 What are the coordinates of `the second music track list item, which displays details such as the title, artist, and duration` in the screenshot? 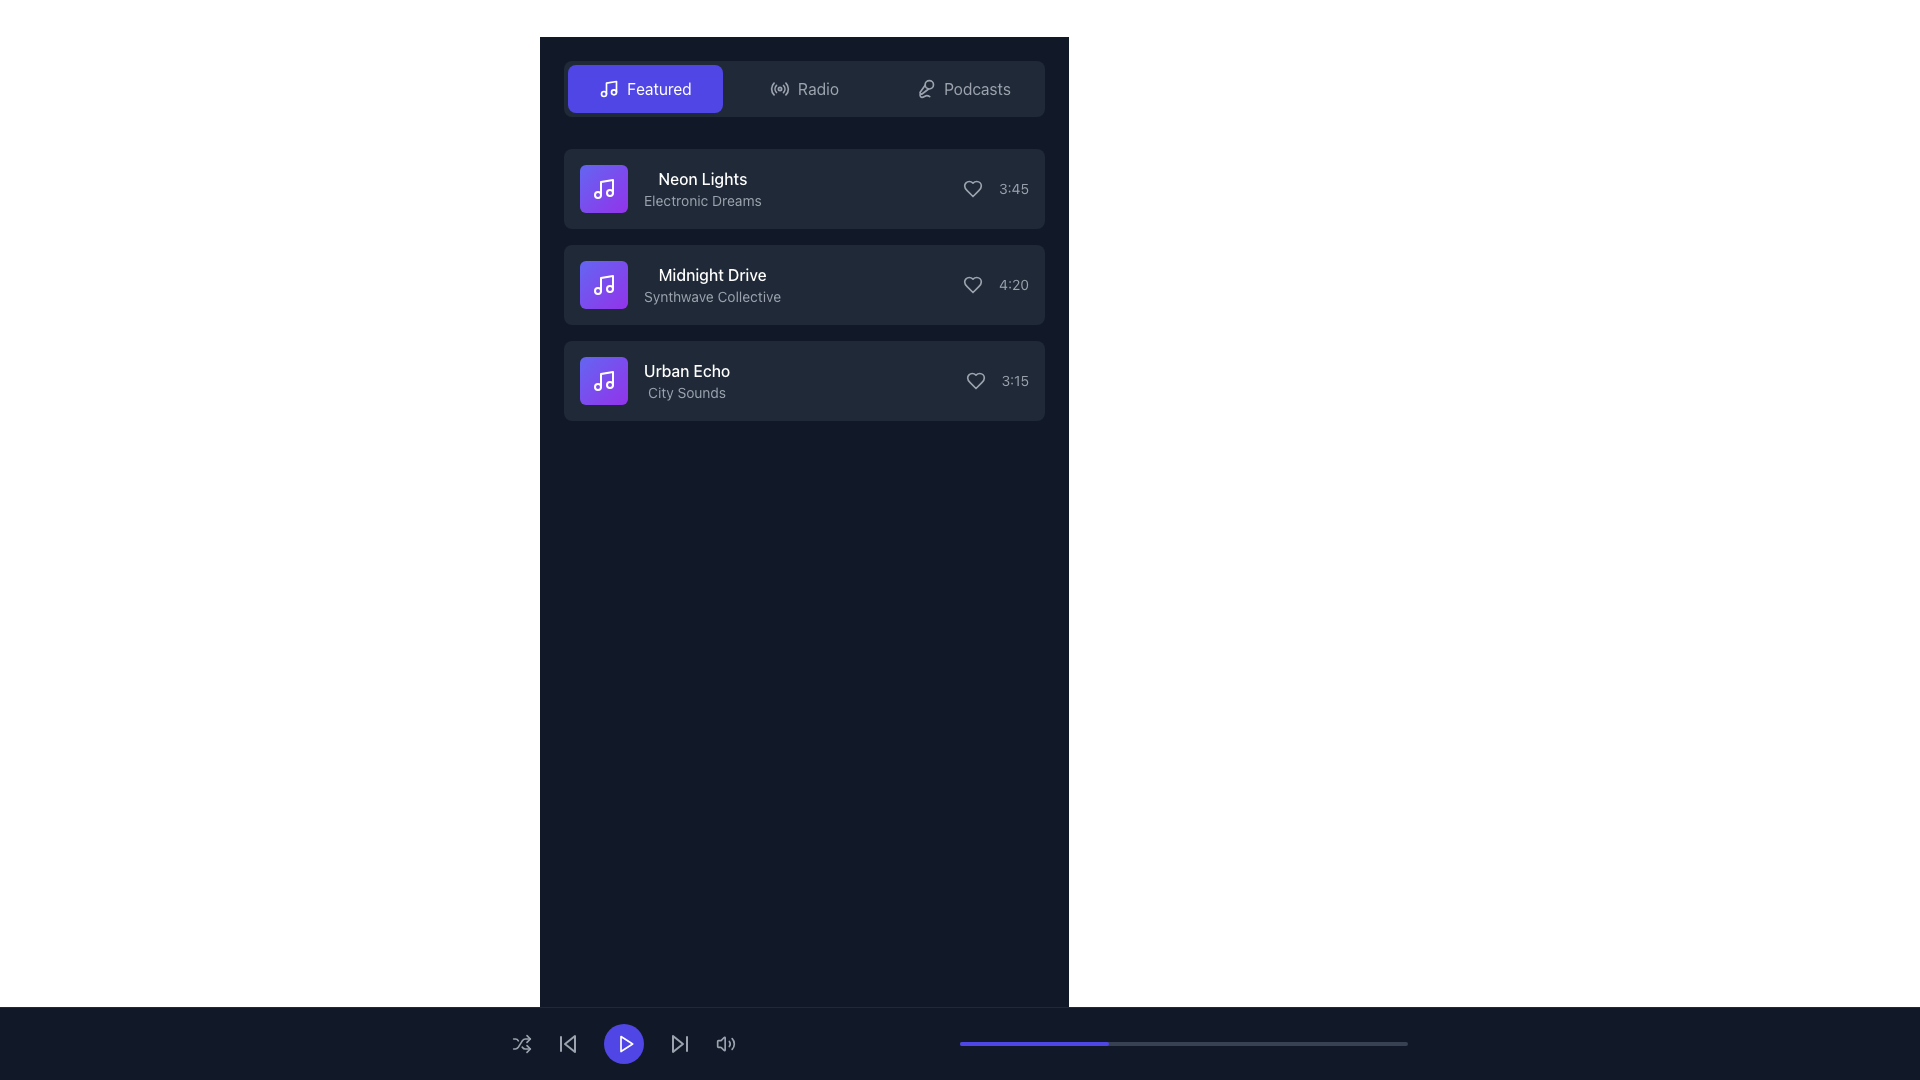 It's located at (804, 285).